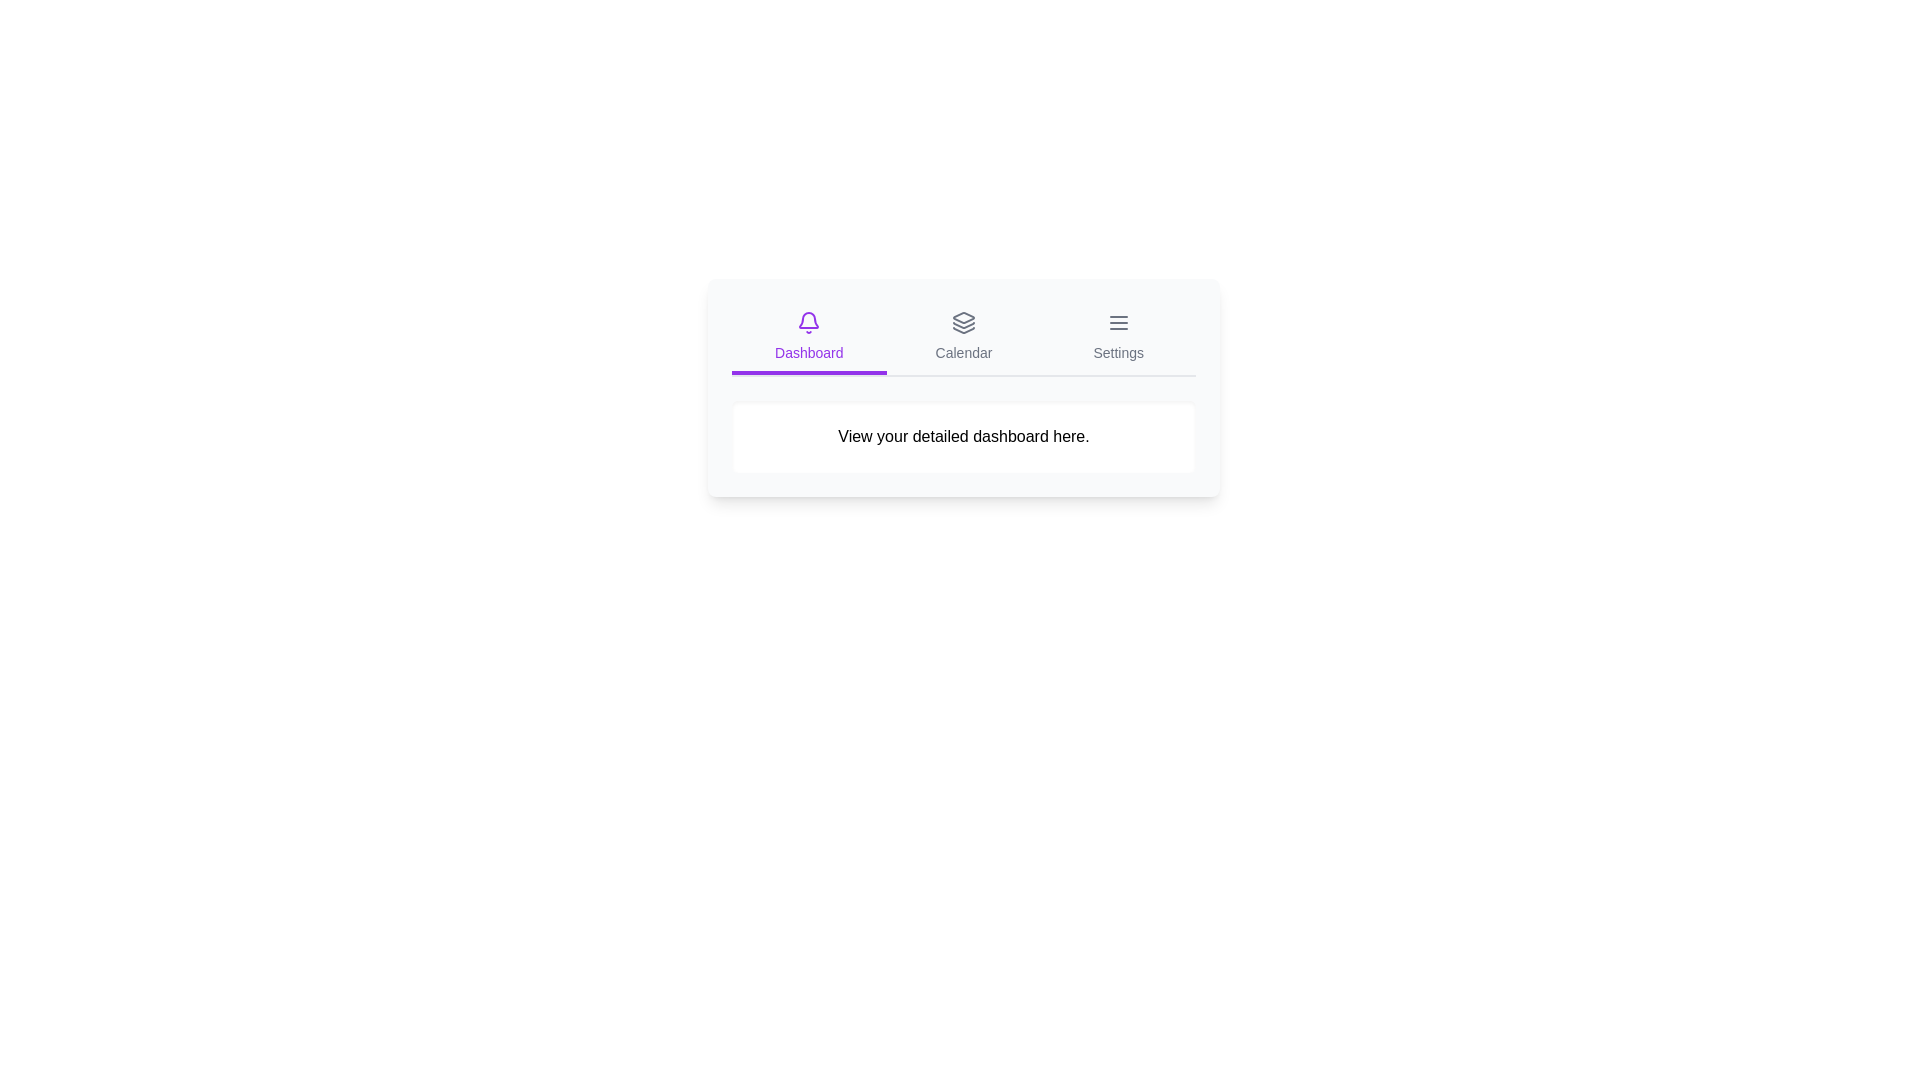  Describe the element at coordinates (730, 401) in the screenshot. I see `the text content displayed in the active tab` at that location.